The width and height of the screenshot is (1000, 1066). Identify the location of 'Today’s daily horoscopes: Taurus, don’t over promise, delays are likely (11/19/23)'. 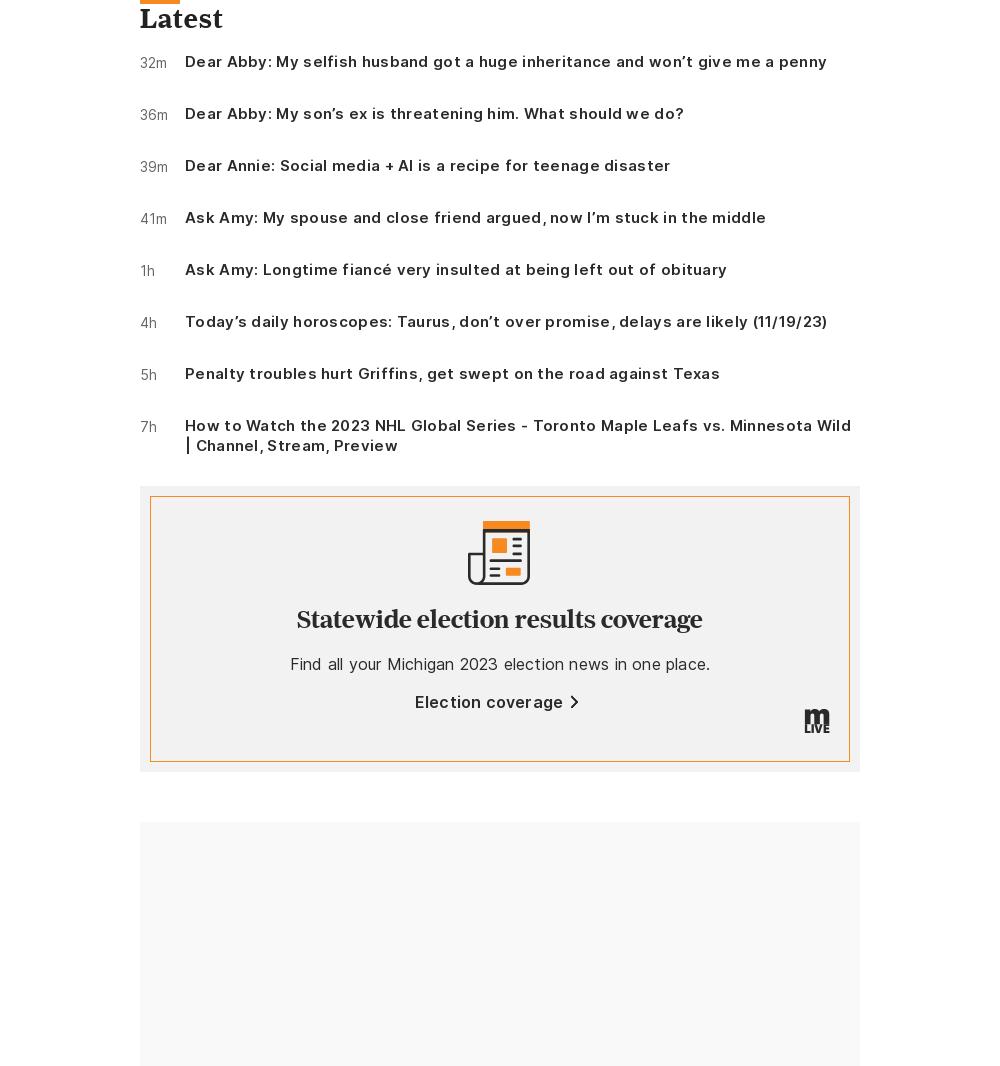
(506, 321).